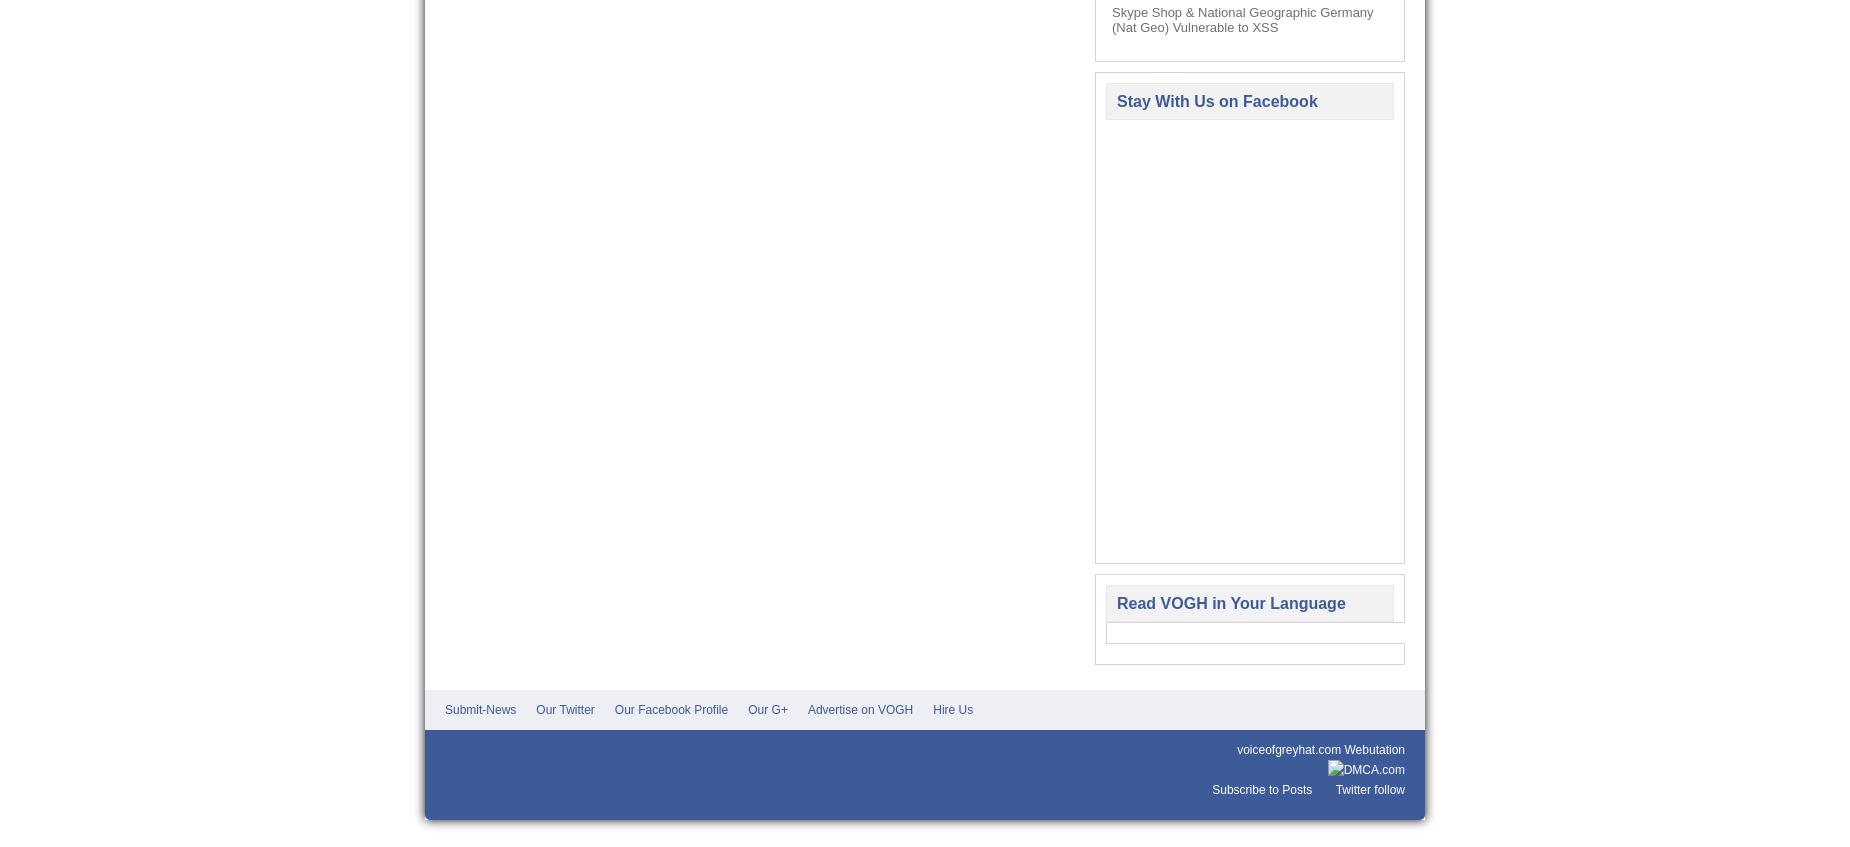 The height and width of the screenshot is (847, 1850). What do you see at coordinates (1368, 789) in the screenshot?
I see `'Twitter follow'` at bounding box center [1368, 789].